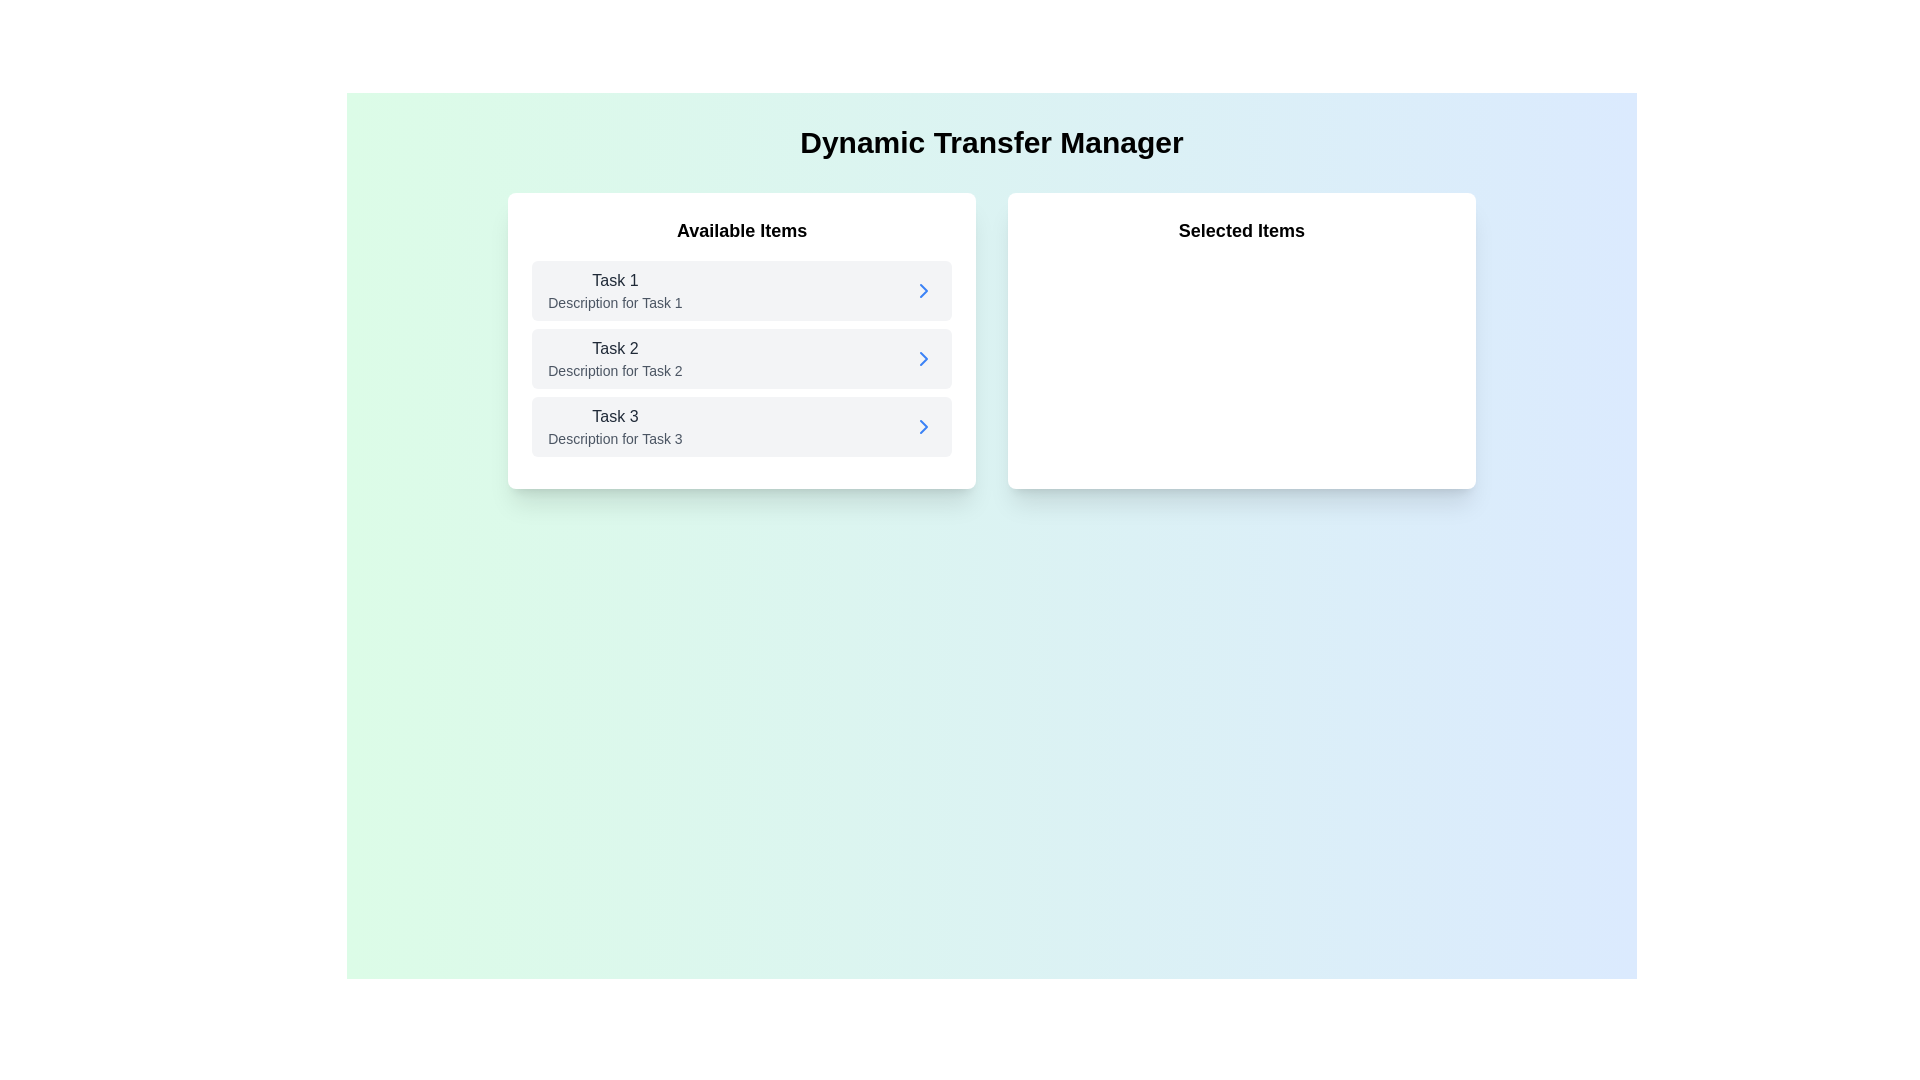  Describe the element at coordinates (614, 357) in the screenshot. I see `the Text label displaying the title and description of 'Task 2', which is the second item in the 'Available Items' list` at that location.